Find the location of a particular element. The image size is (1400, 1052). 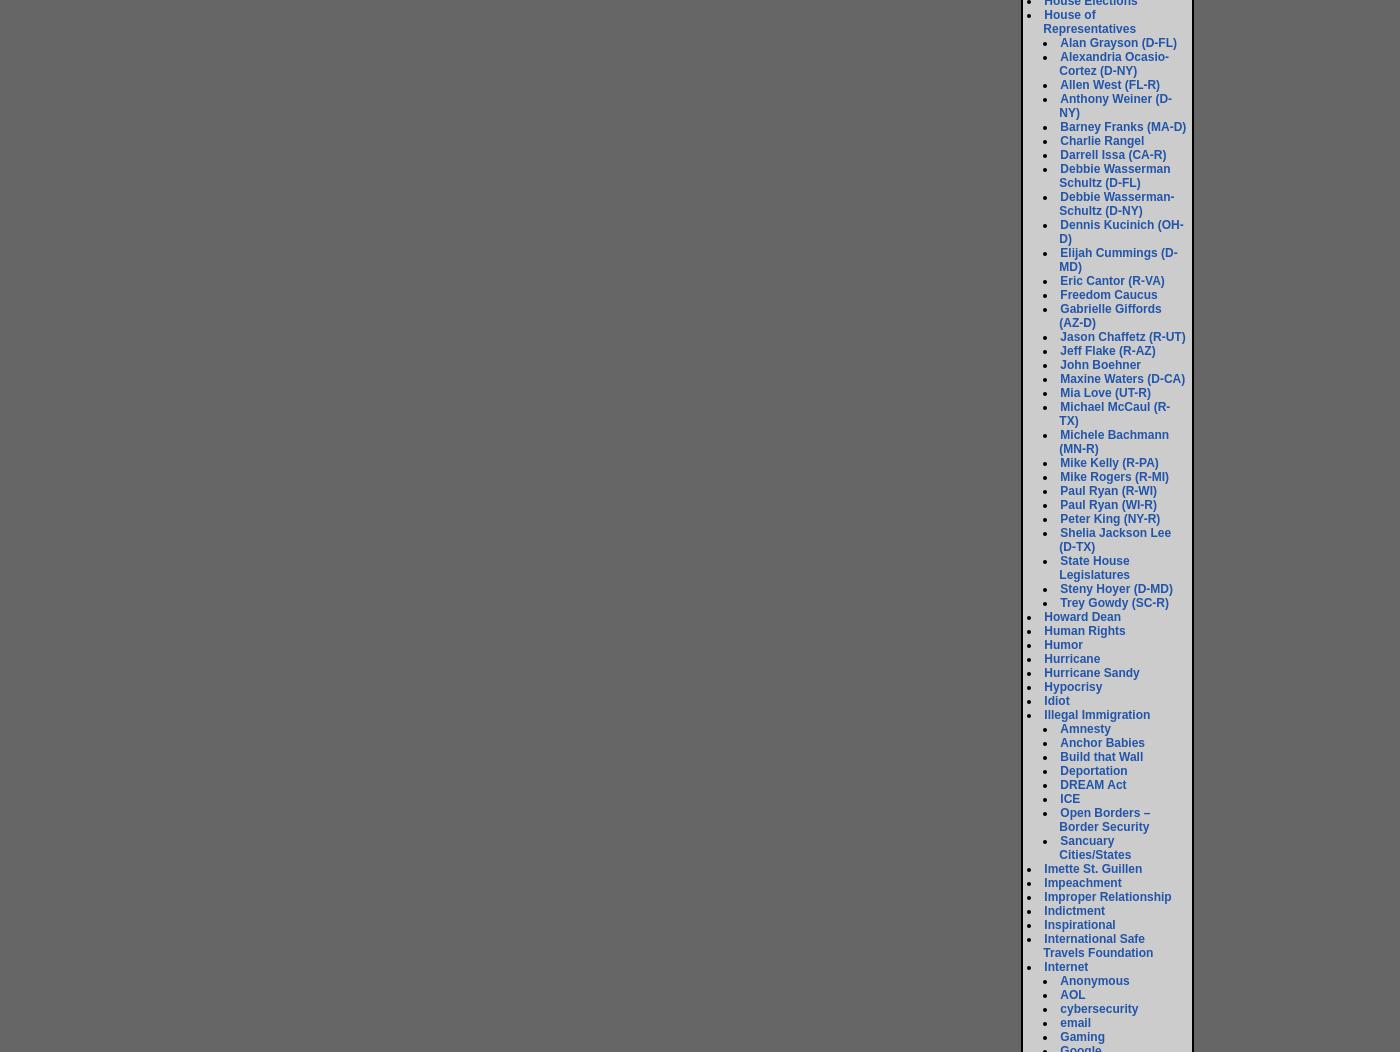

'House of Representatives' is located at coordinates (1089, 21).